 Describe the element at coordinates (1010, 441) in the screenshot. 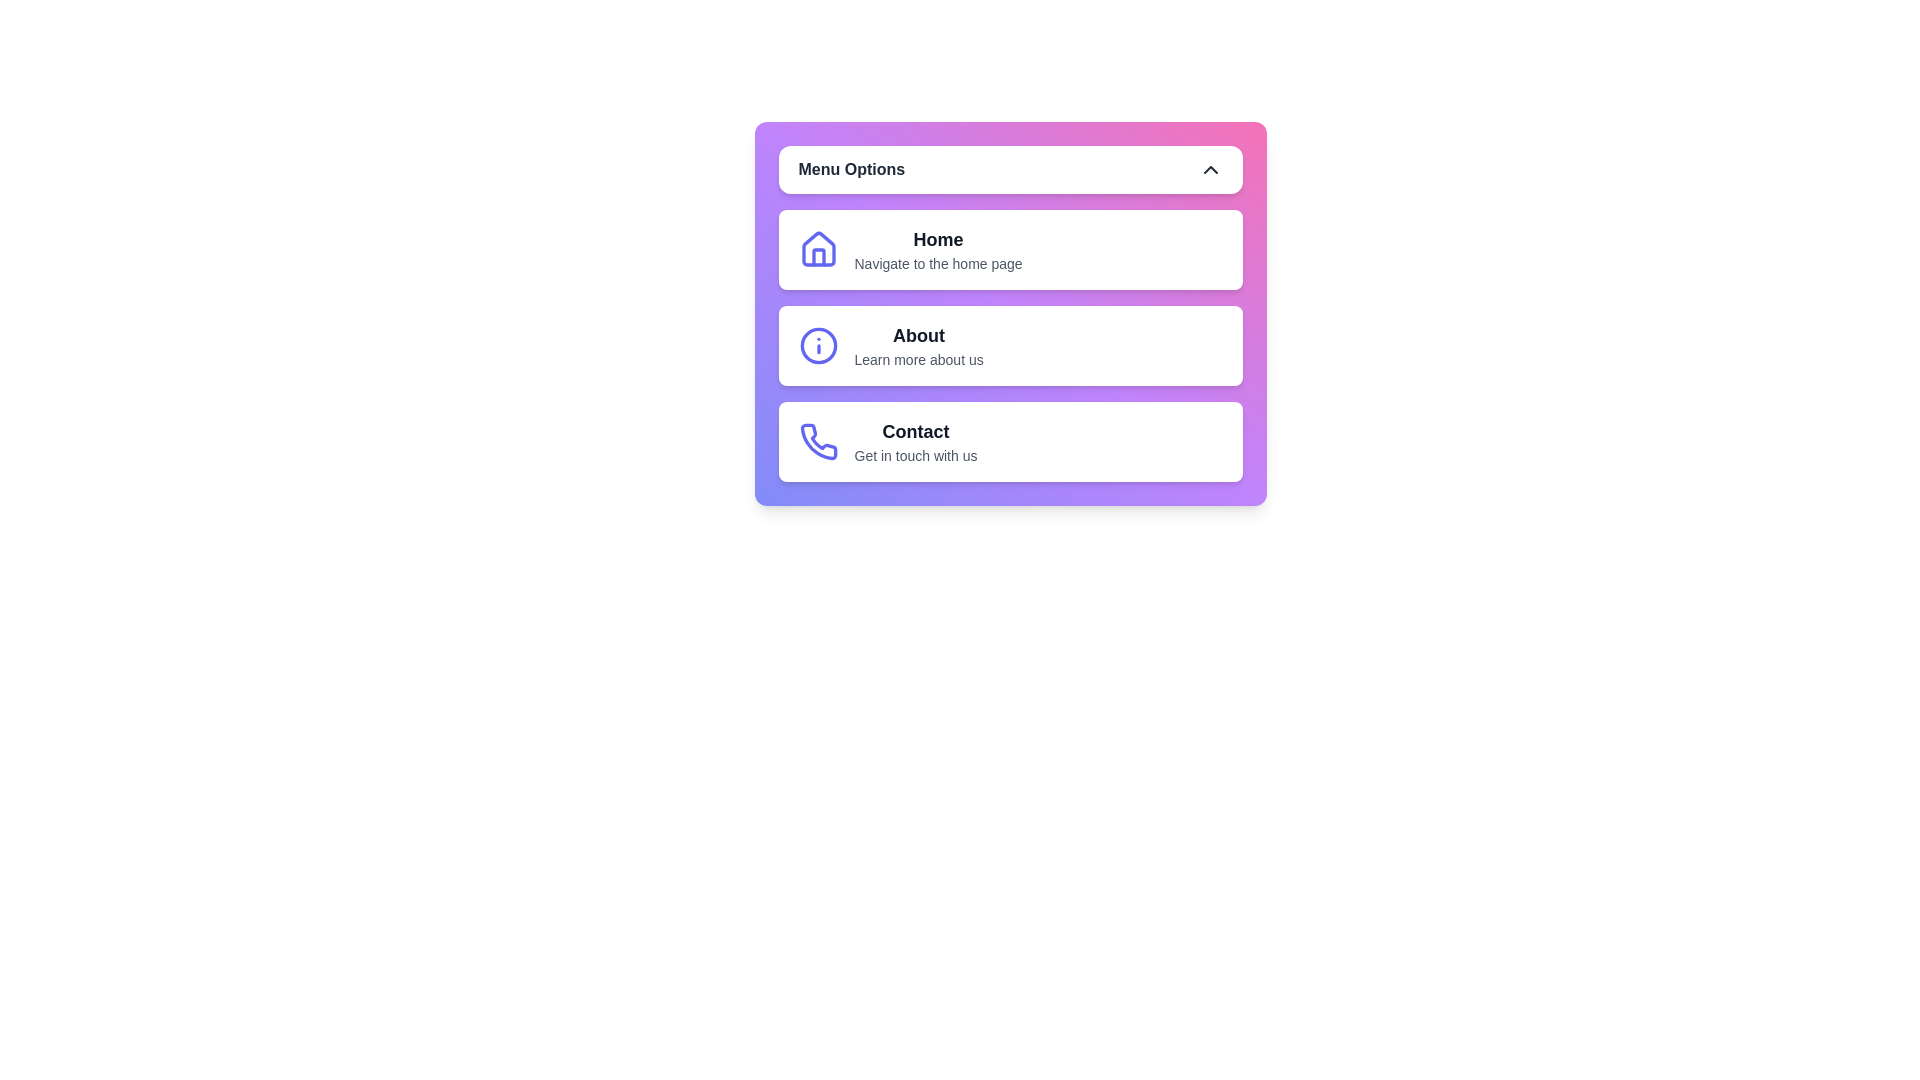

I see `the menu item Contact to view its hover effect` at that location.